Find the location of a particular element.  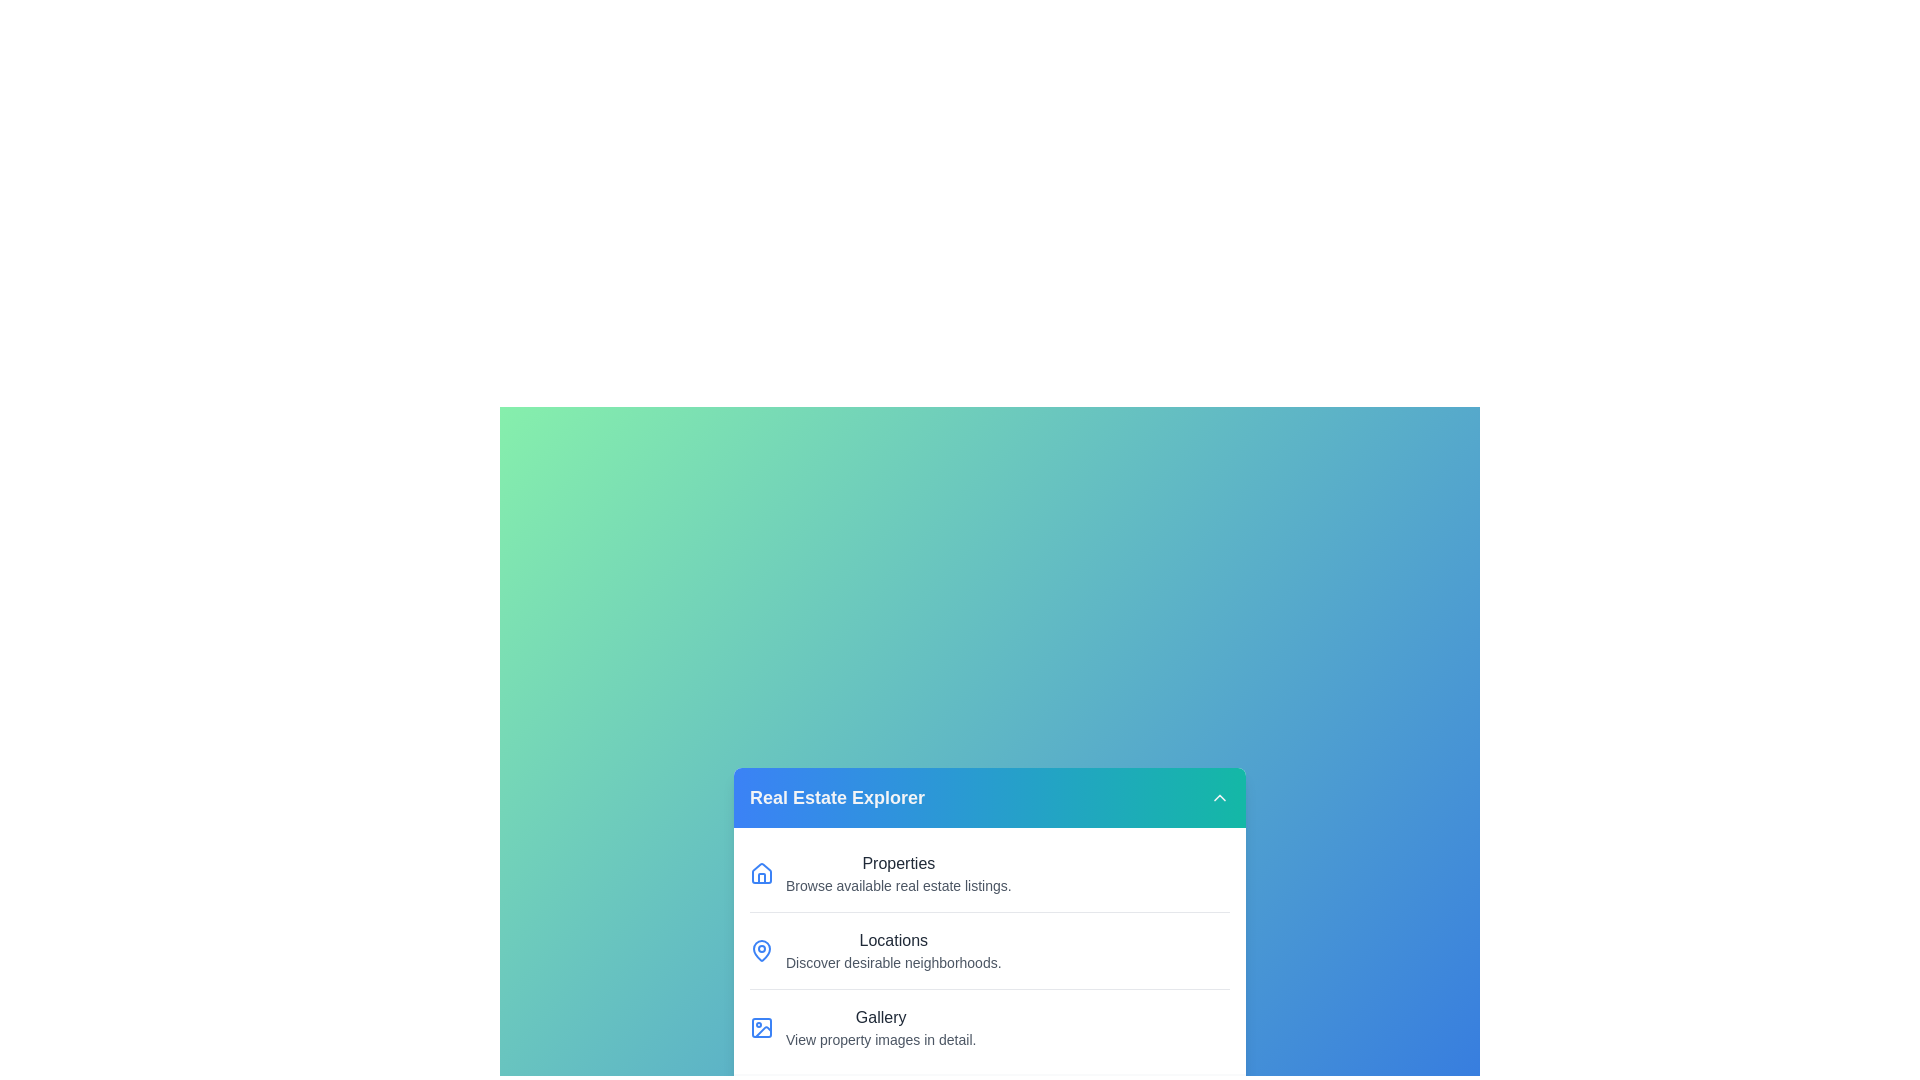

the menu item corresponding to Gallery is located at coordinates (989, 1027).